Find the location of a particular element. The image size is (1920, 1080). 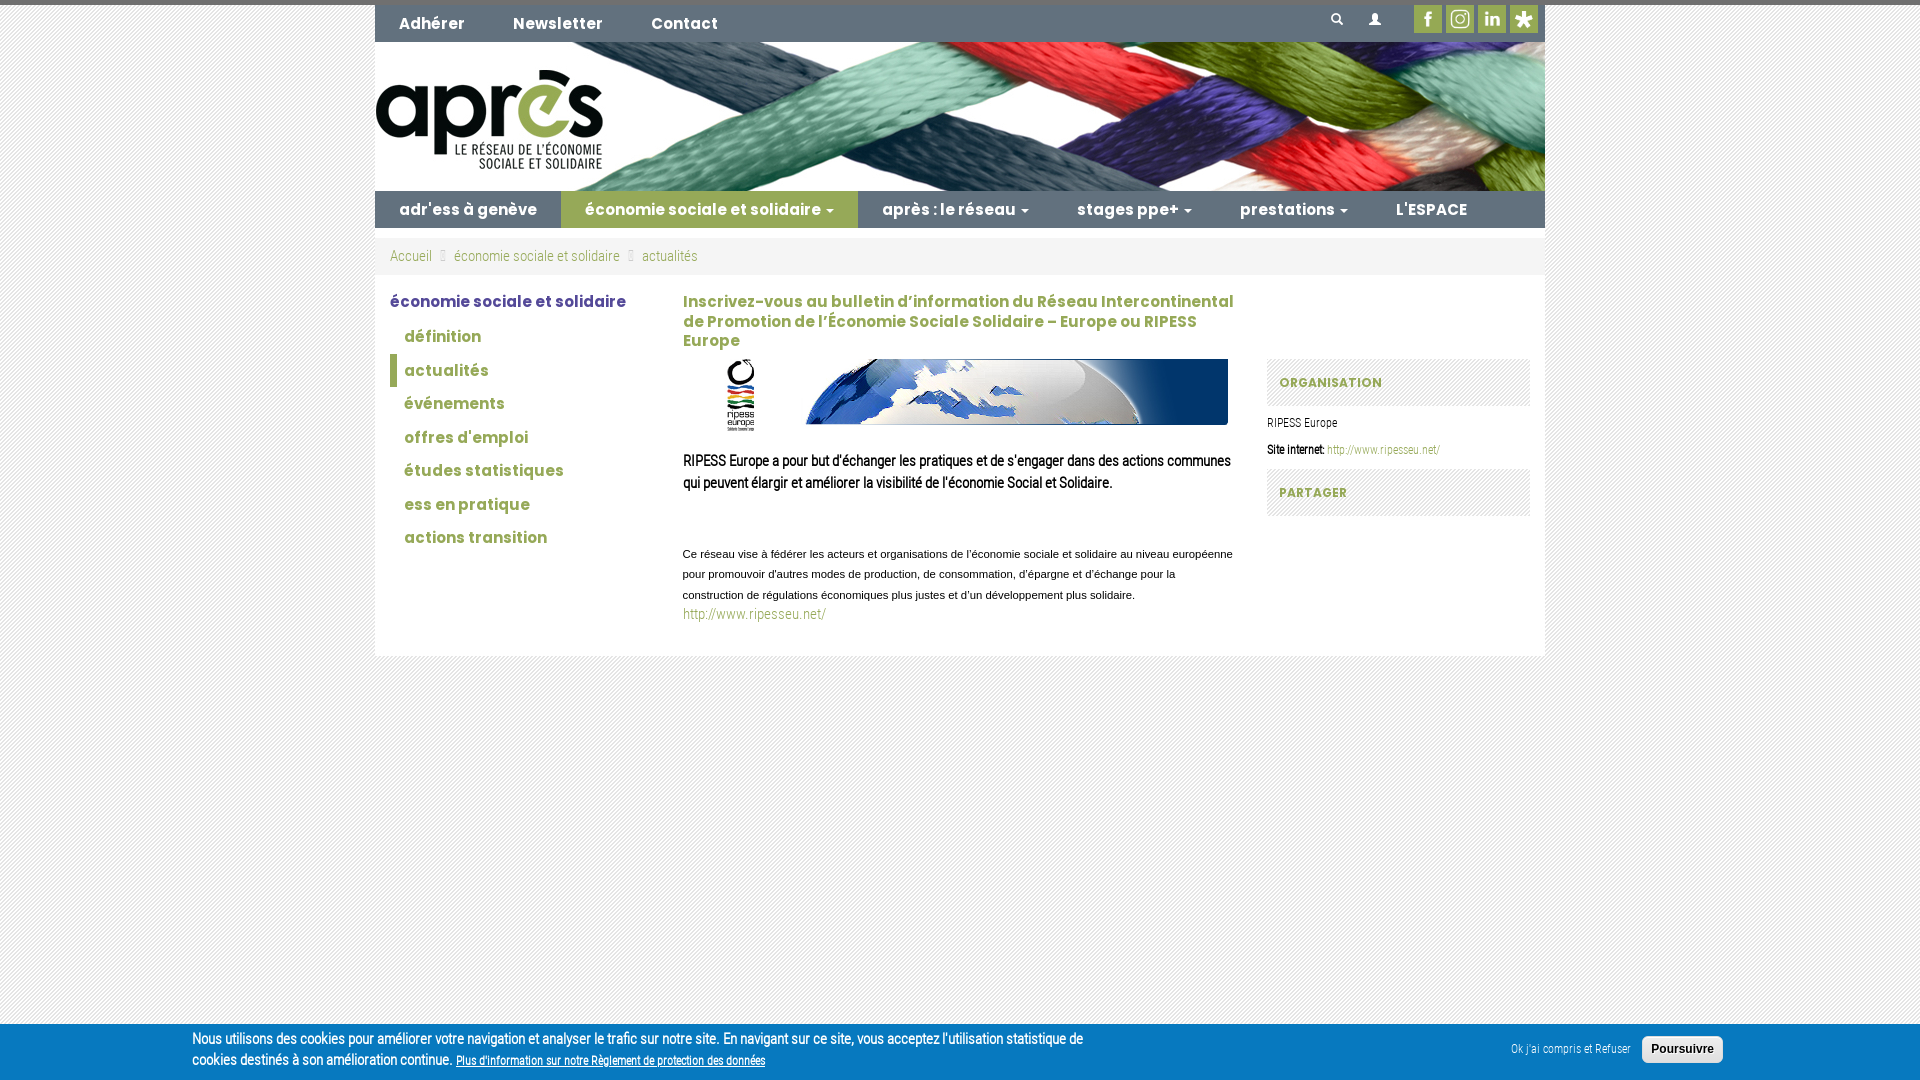

'prestations' is located at coordinates (1294, 209).